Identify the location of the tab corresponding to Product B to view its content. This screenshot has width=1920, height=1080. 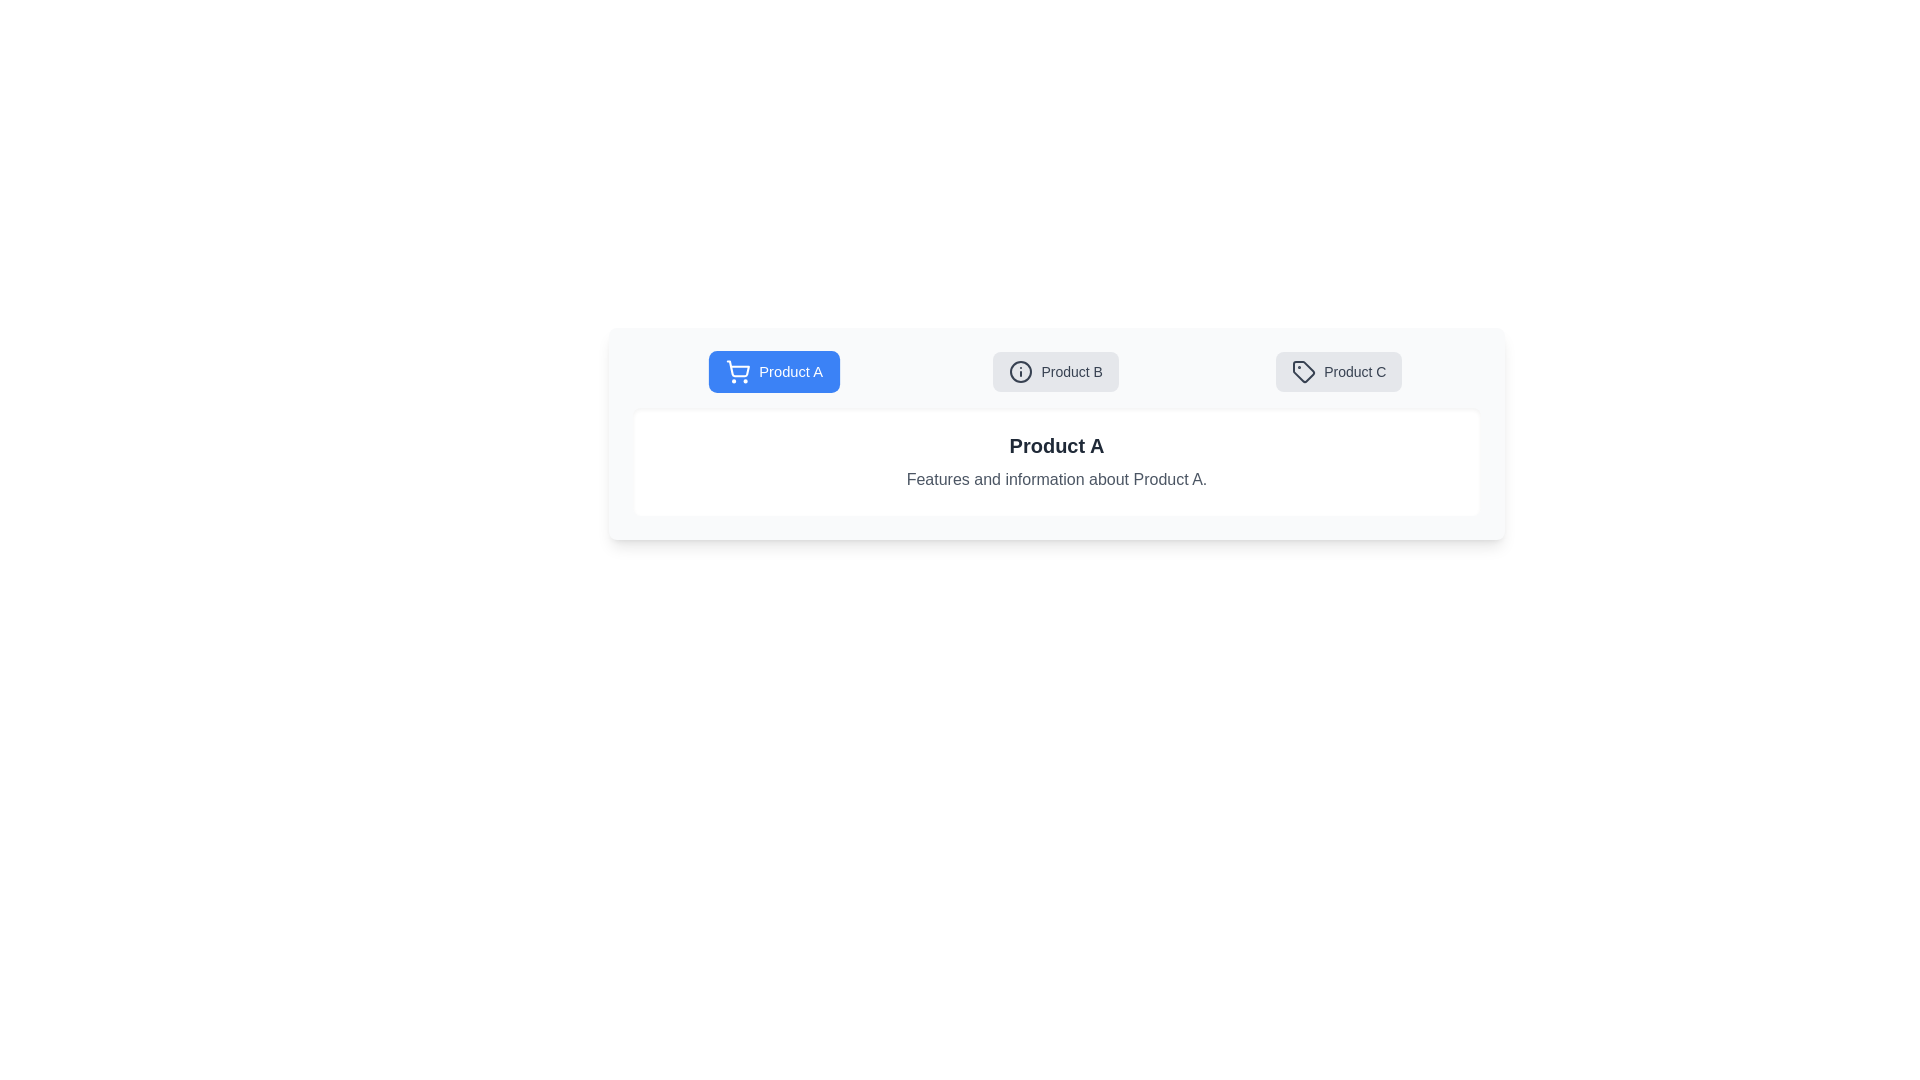
(1055, 371).